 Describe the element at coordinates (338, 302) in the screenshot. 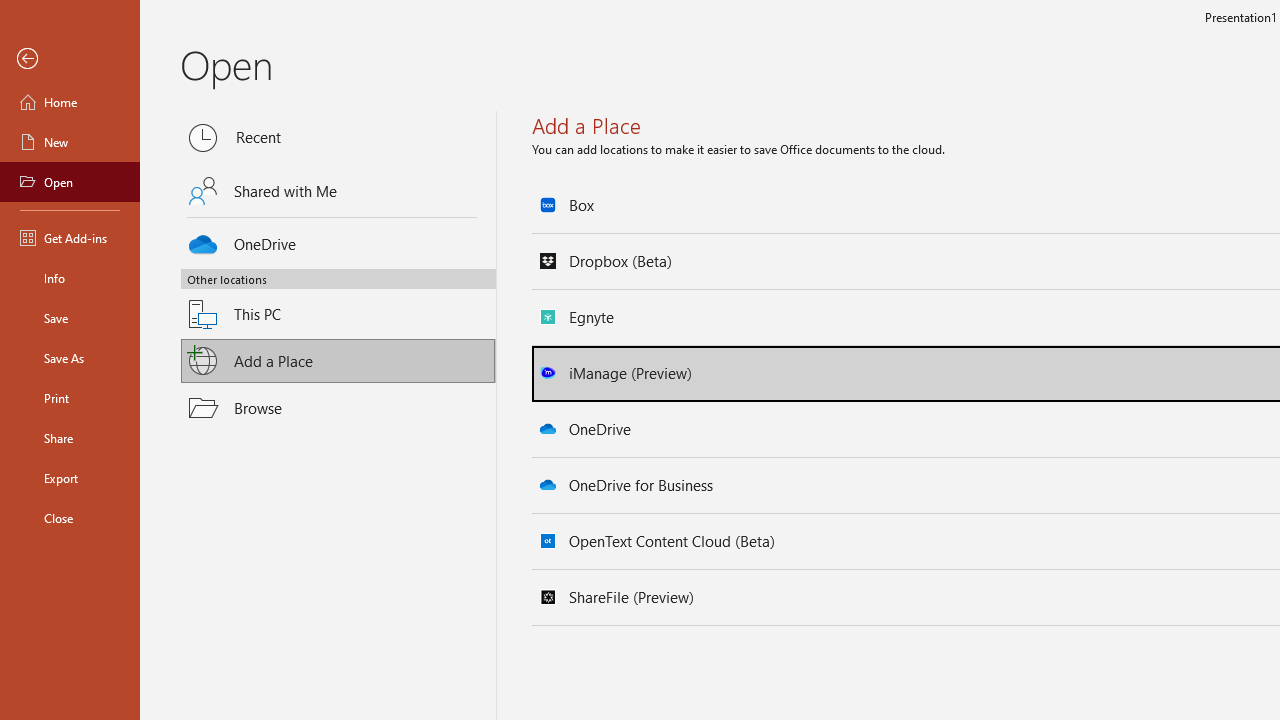

I see `'This PC'` at that location.